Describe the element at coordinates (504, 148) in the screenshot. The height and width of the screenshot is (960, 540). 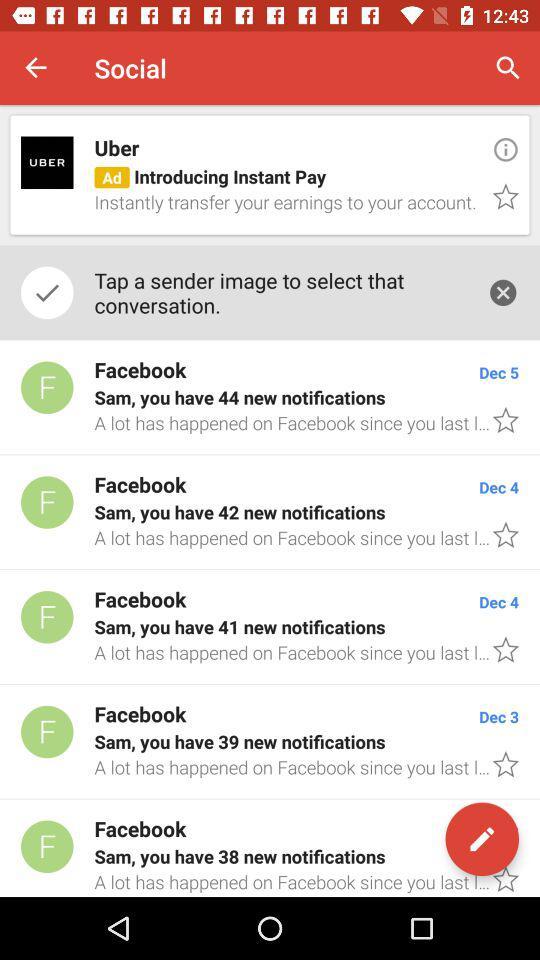
I see `item next to the ad introducing instant` at that location.